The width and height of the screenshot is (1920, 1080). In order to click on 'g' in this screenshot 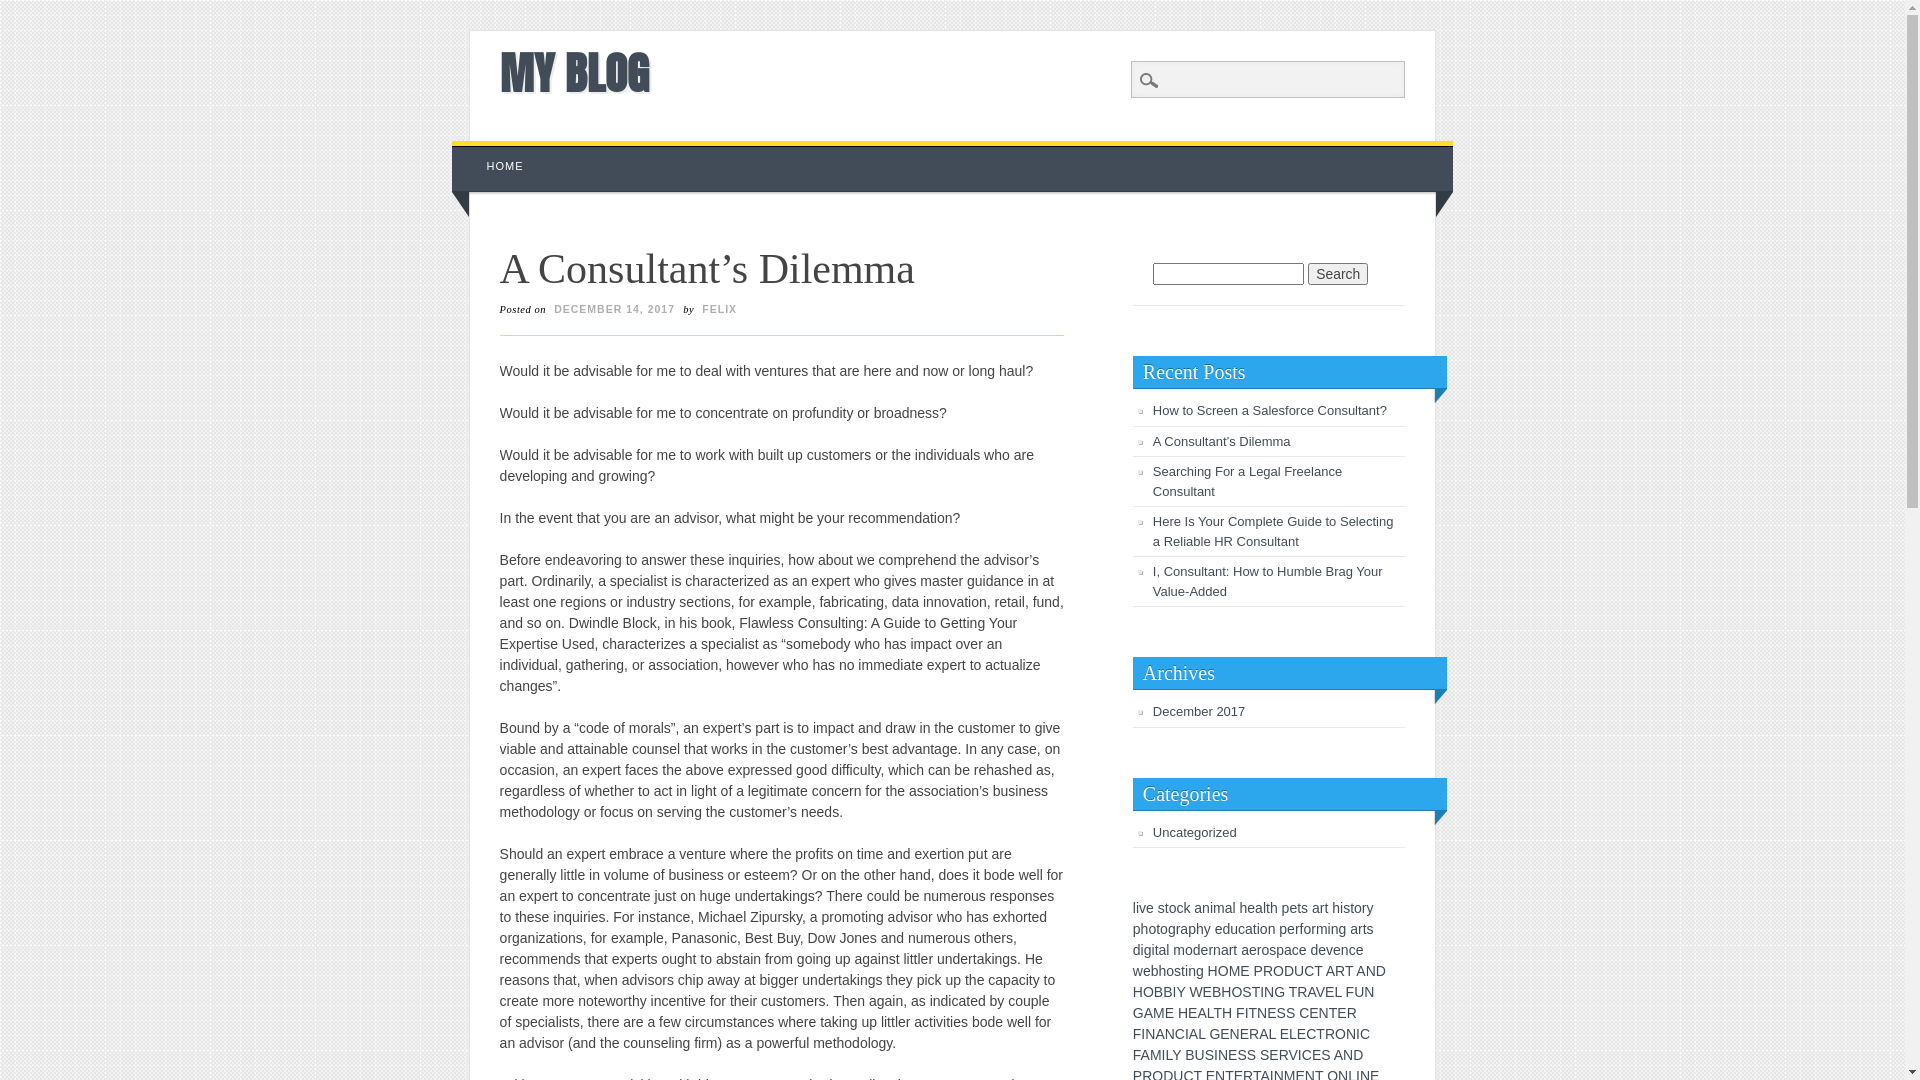, I will do `click(1171, 929)`.